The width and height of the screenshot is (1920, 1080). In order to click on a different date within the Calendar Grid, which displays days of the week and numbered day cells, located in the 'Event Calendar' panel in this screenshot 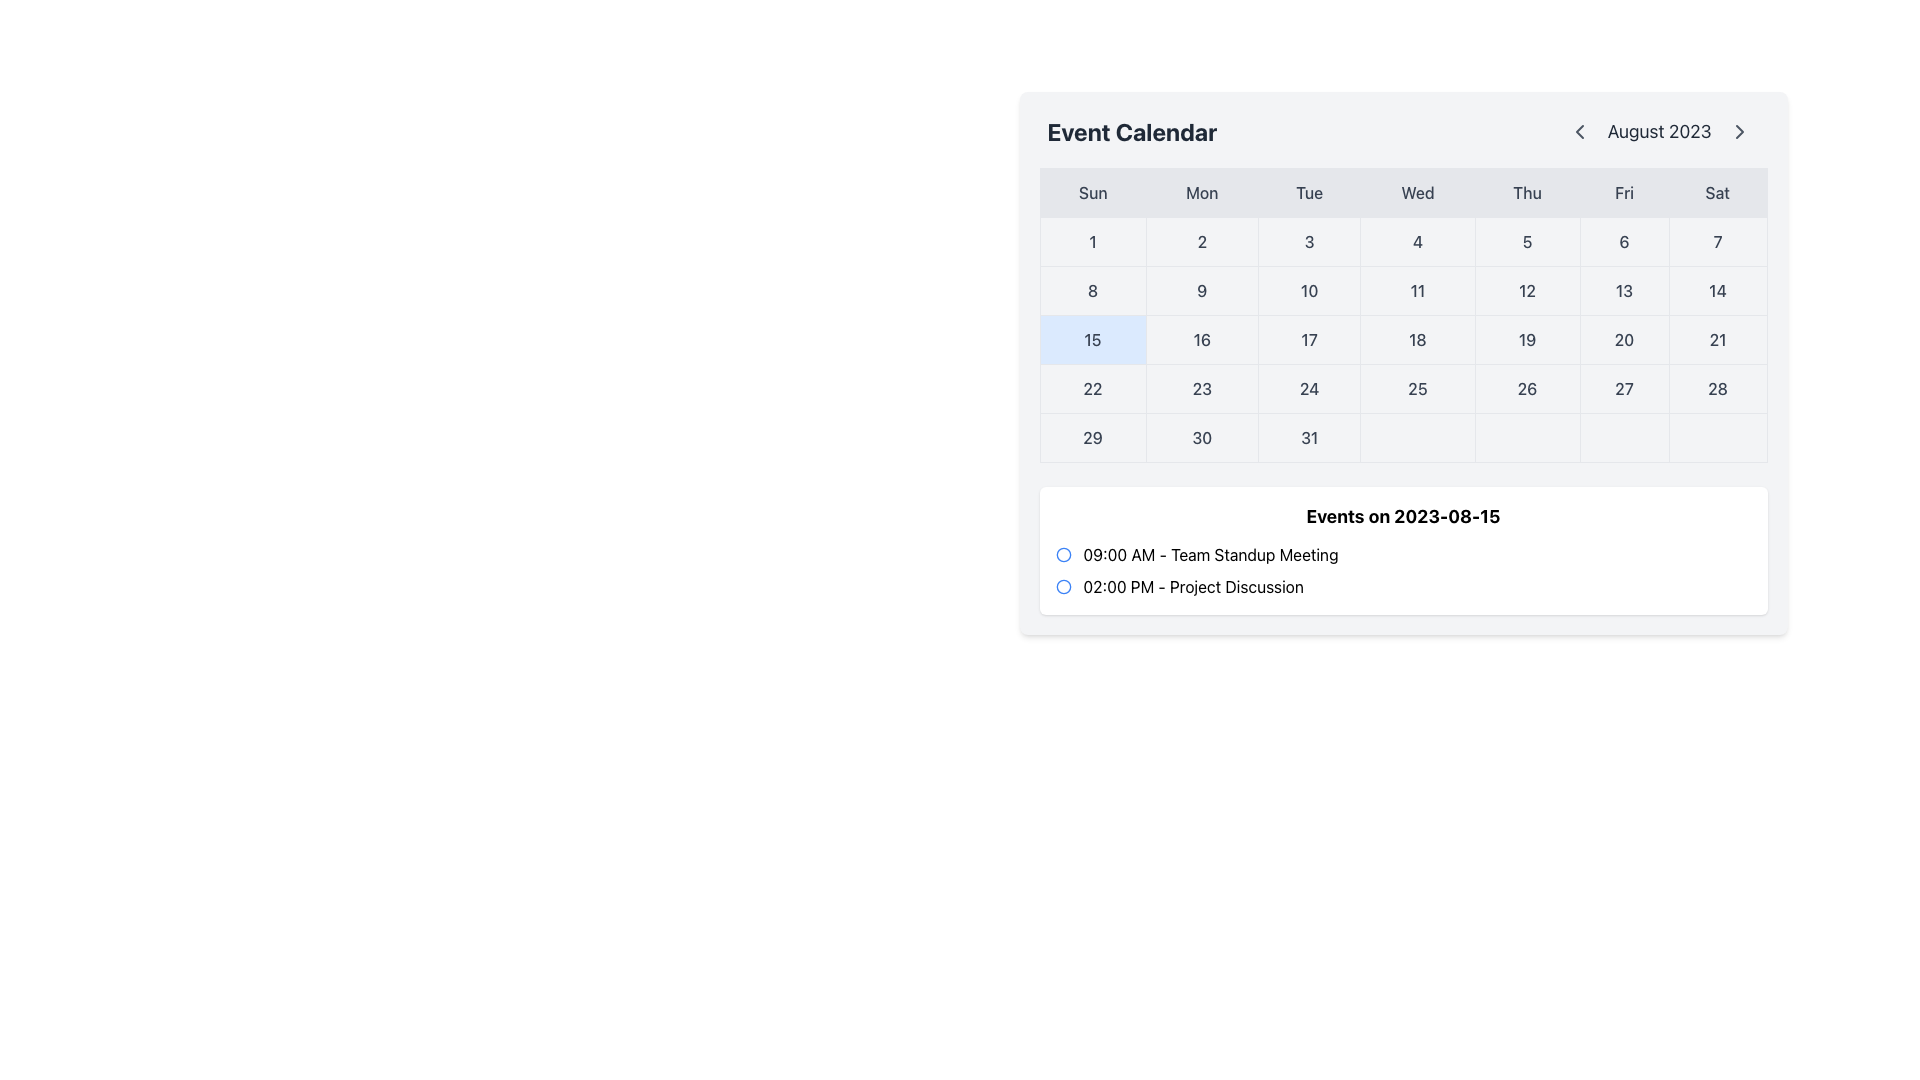, I will do `click(1402, 315)`.